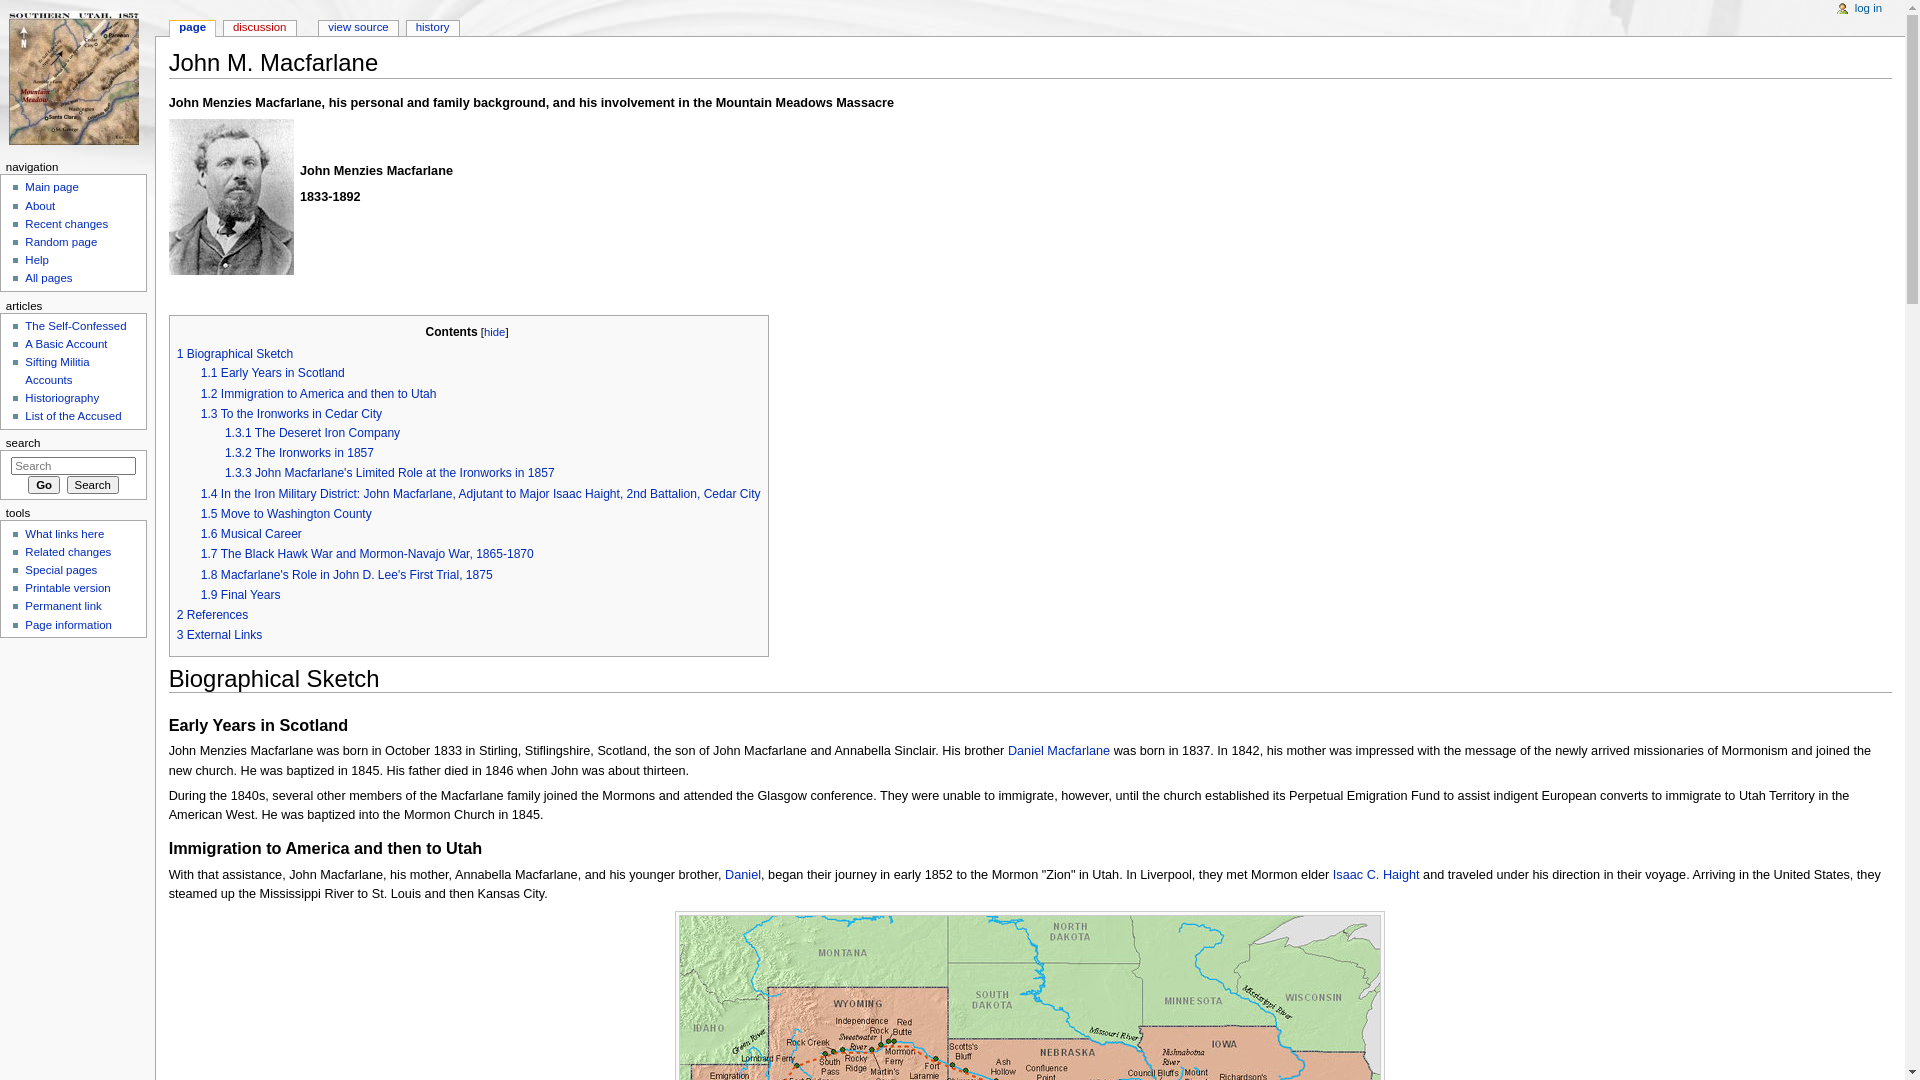 This screenshot has width=1920, height=1080. What do you see at coordinates (201, 412) in the screenshot?
I see `'1.3 To the Ironworks in Cedar City'` at bounding box center [201, 412].